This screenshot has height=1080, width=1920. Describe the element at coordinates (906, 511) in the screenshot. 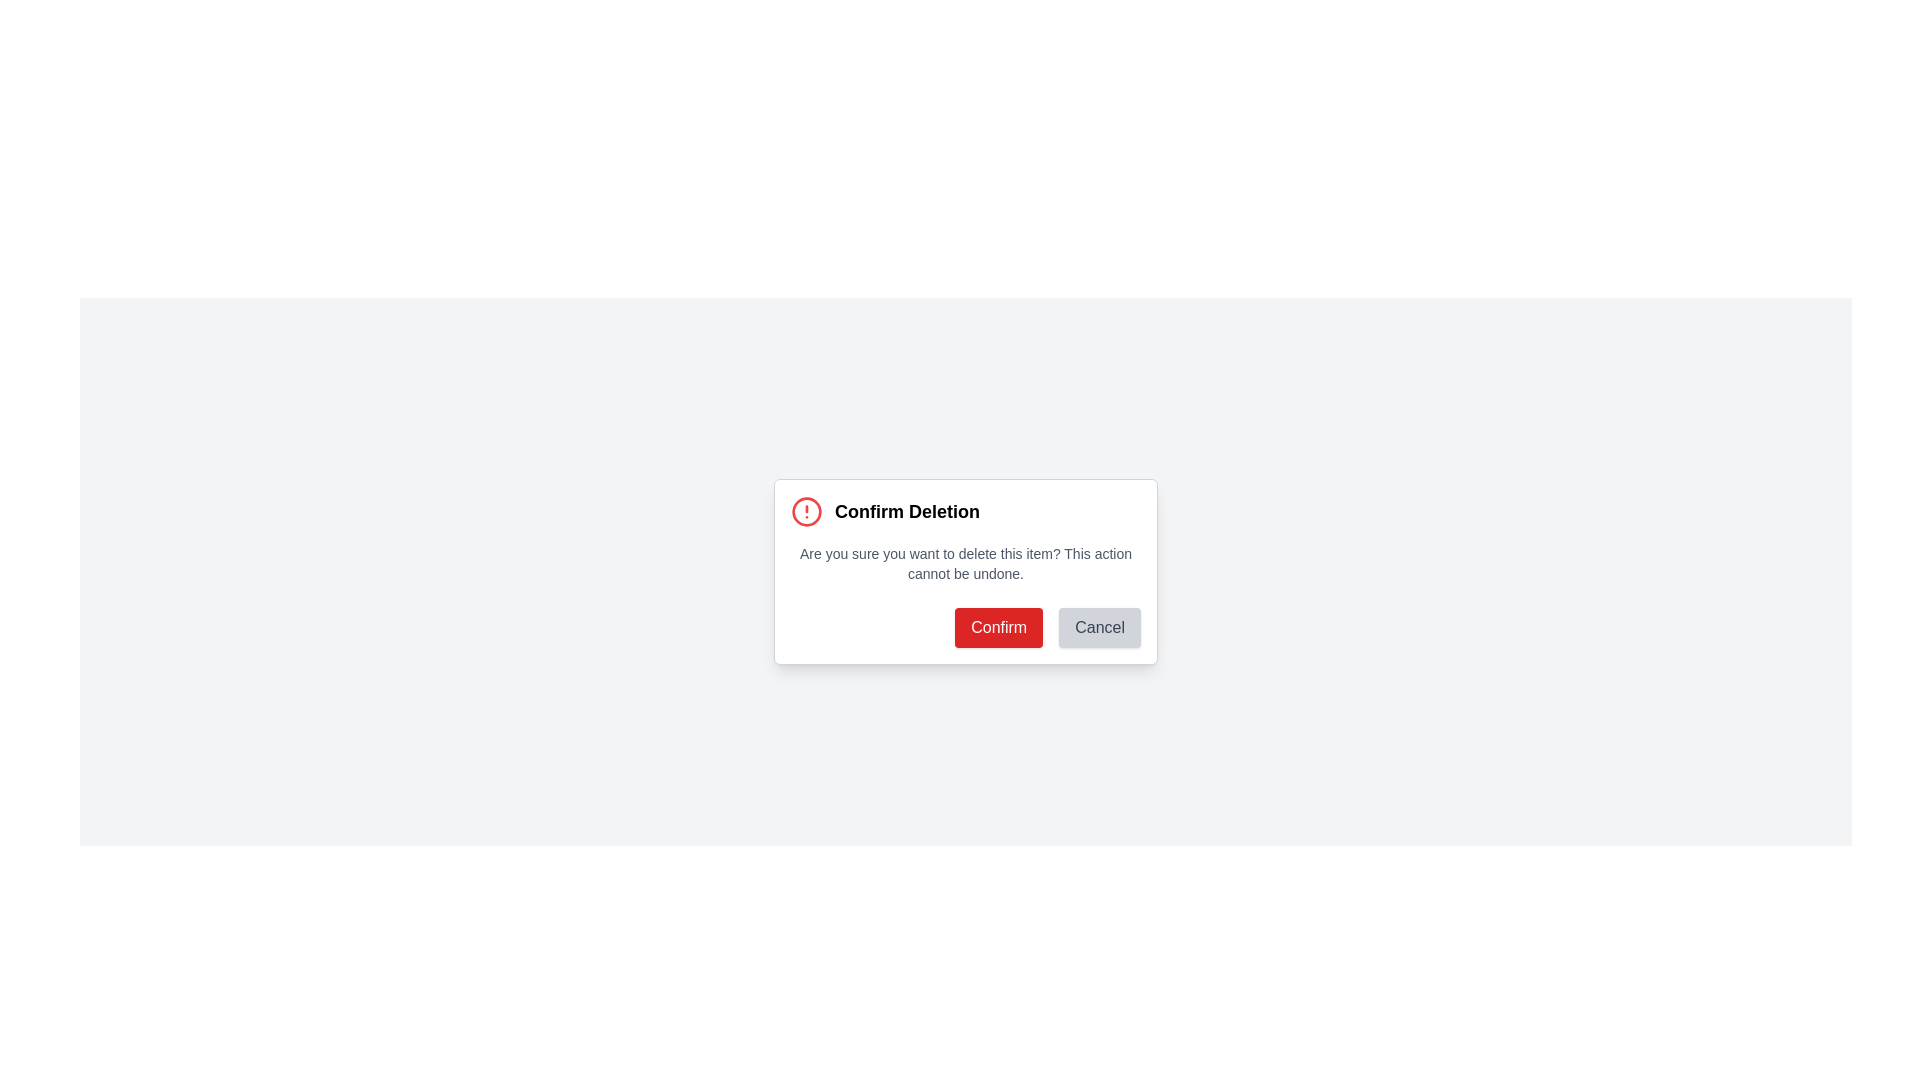

I see `the bold text component that says 'Confirm Deletion' located at the top of the modal dialog box, distinctively styled in large black font and situated to the right of a warning signal icon` at that location.